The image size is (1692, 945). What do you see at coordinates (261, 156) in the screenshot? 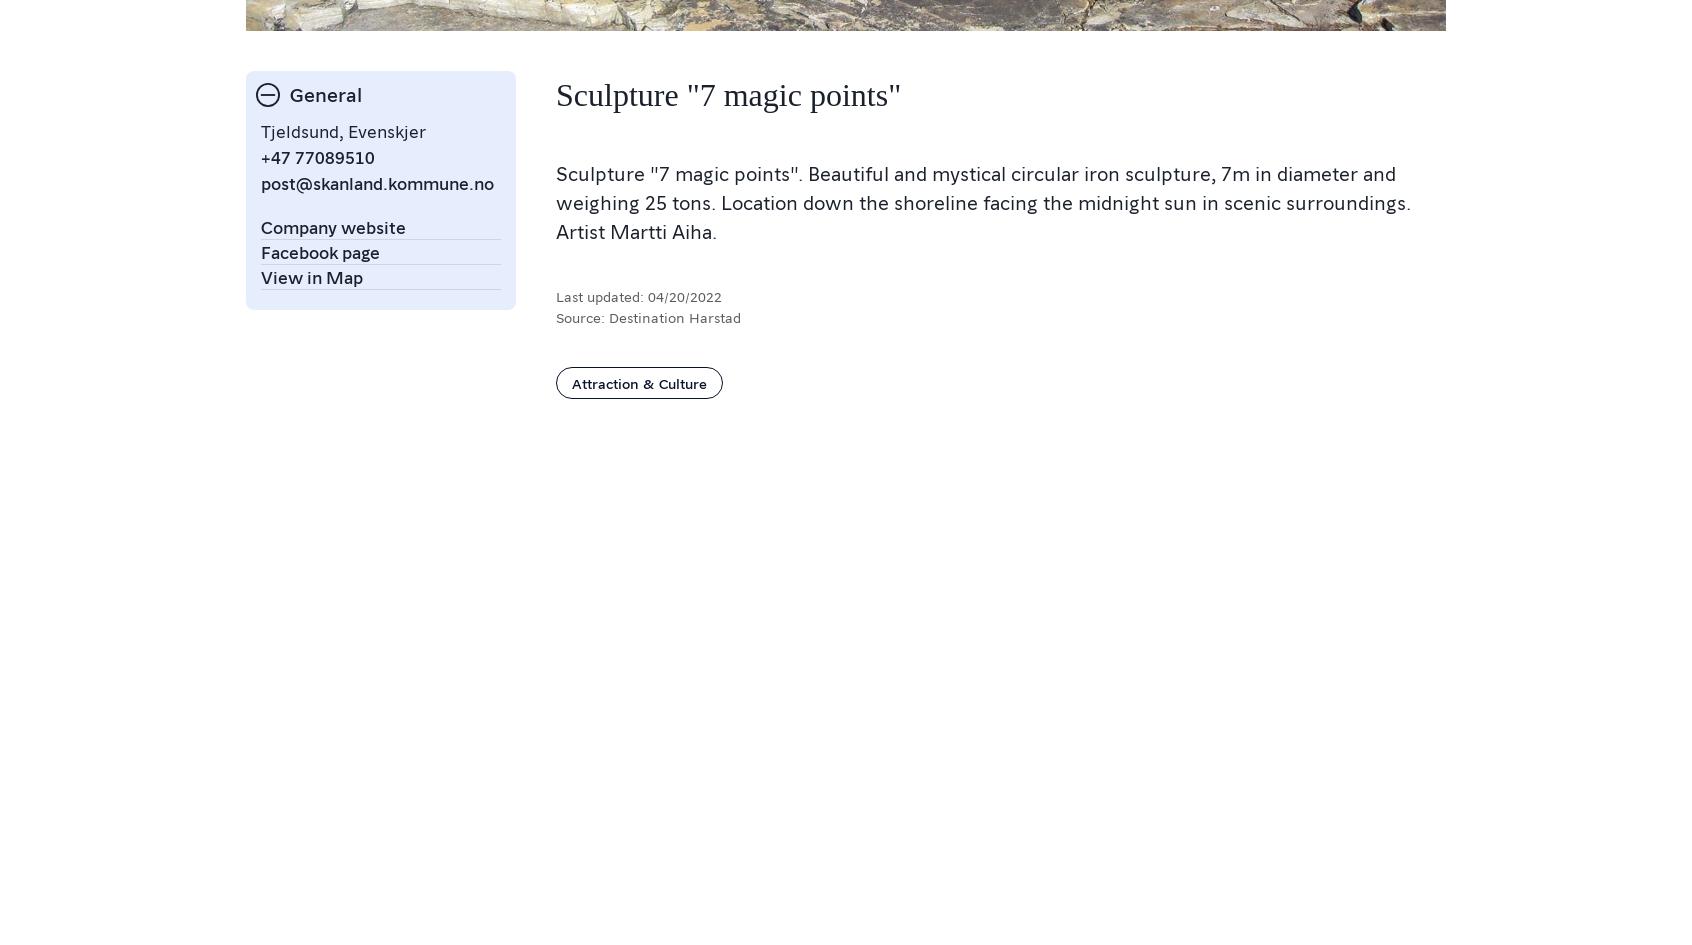
I see `'+47 77089510'` at bounding box center [261, 156].